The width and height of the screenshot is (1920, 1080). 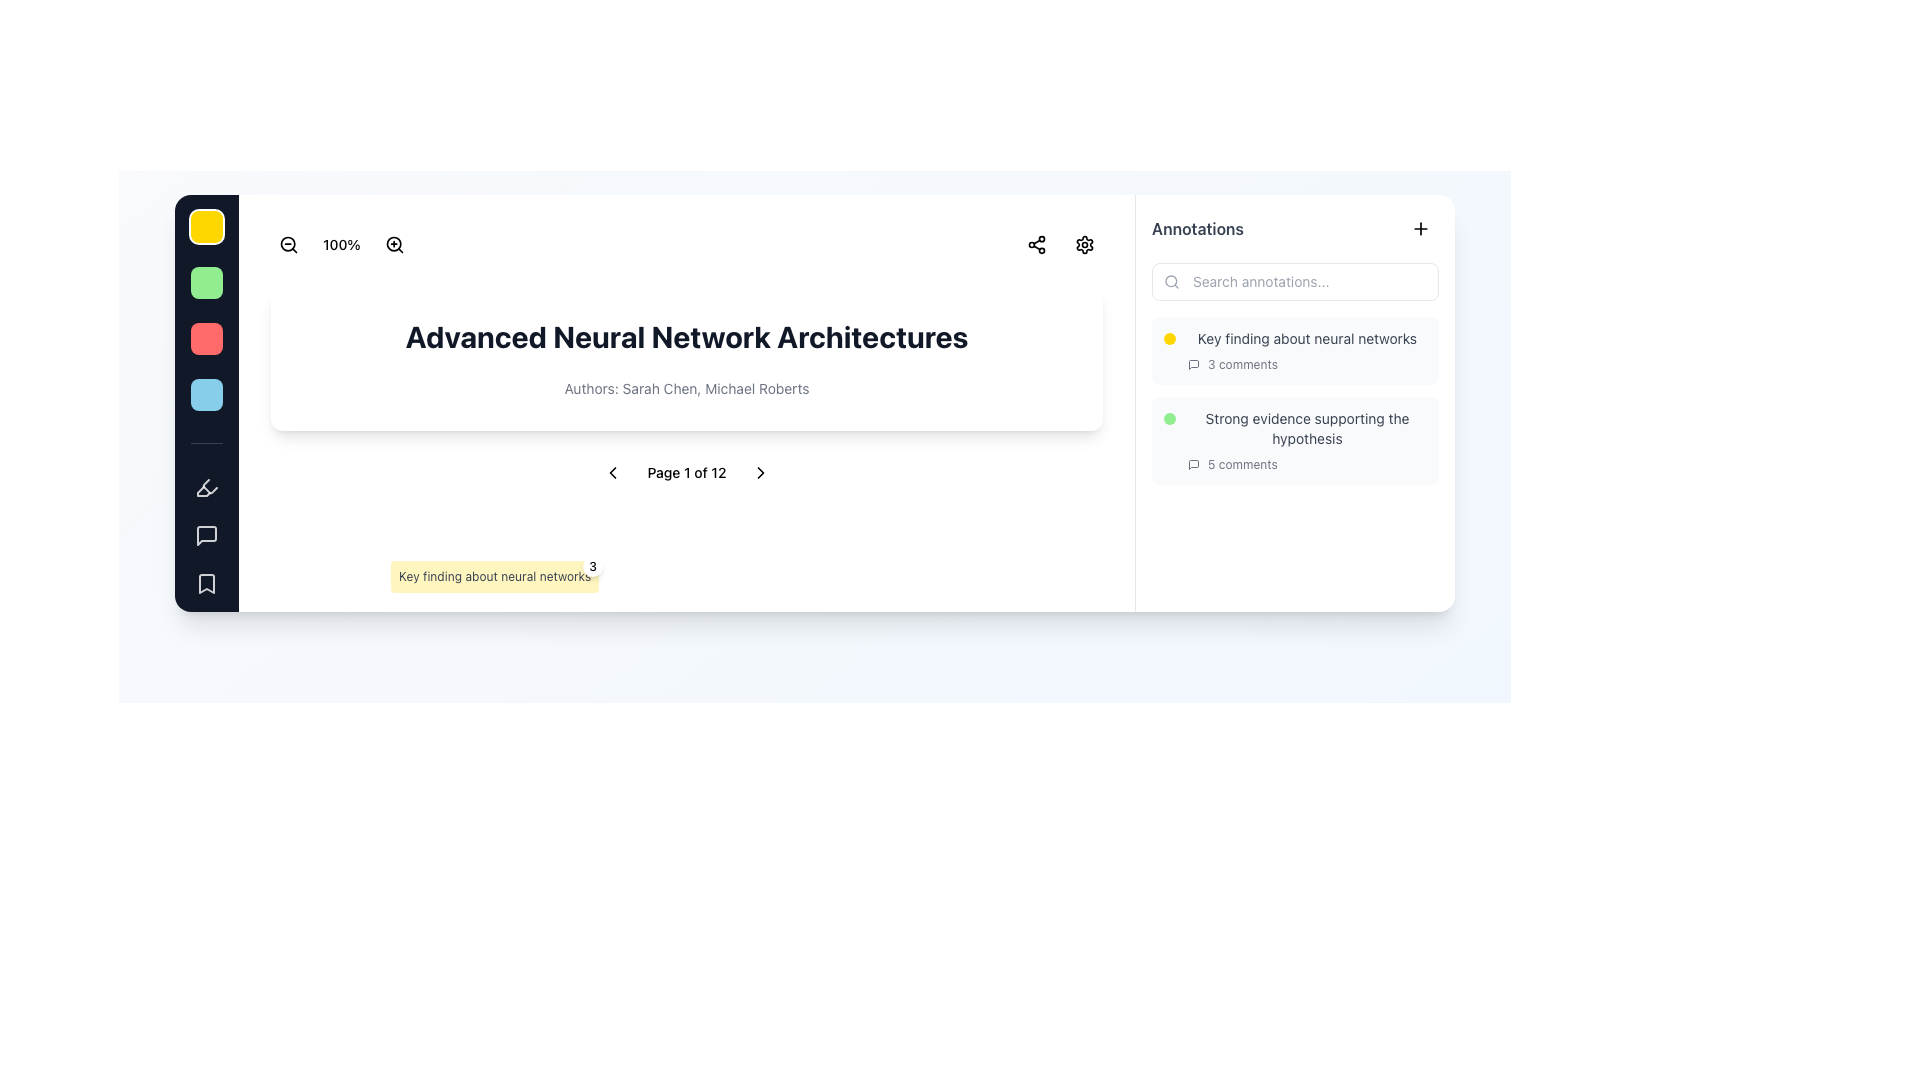 I want to click on the 'Disagree' button located in the third slot of a vertical column, positioned between a green and a light blue button, so click(x=206, y=338).